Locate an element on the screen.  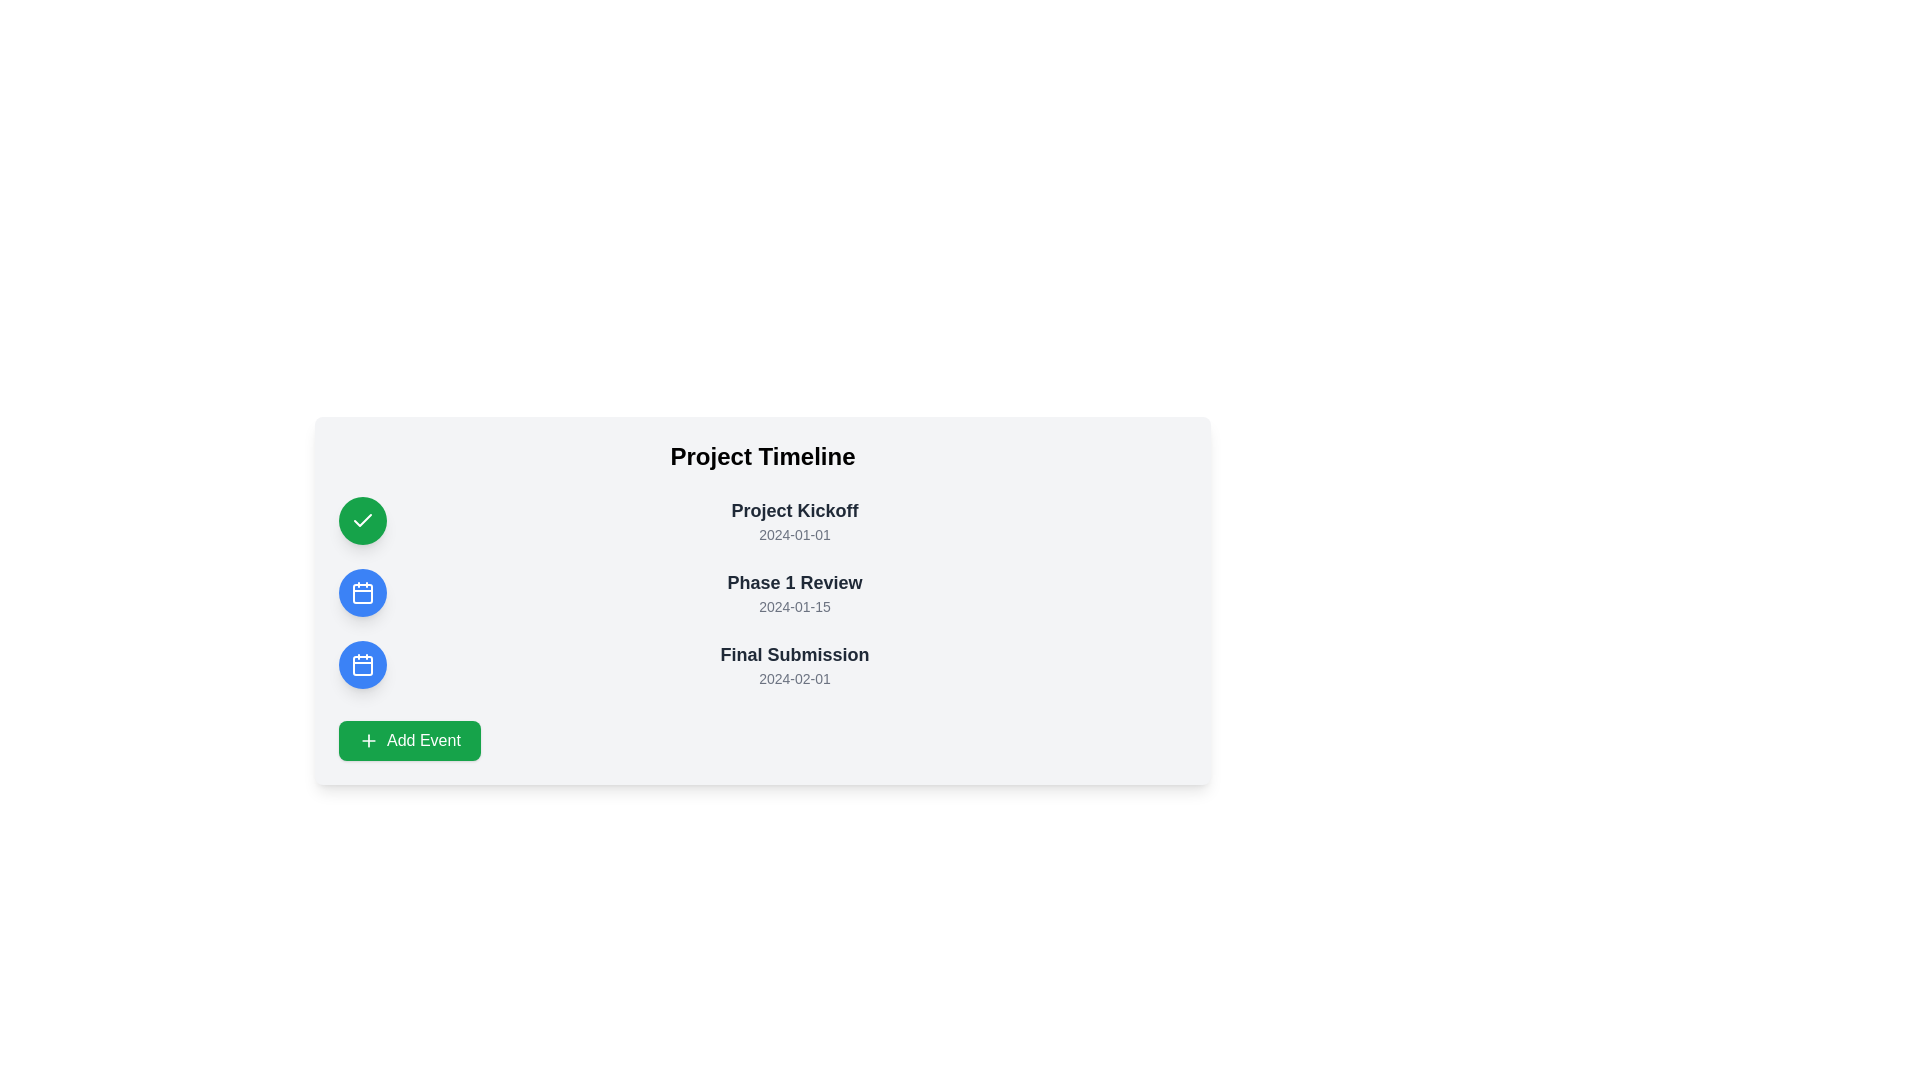
text displayed in the Text Label identified by the bold black font saying 'Phase 1 Review', which is centrally positioned above the date '2024-01-15' is located at coordinates (794, 582).